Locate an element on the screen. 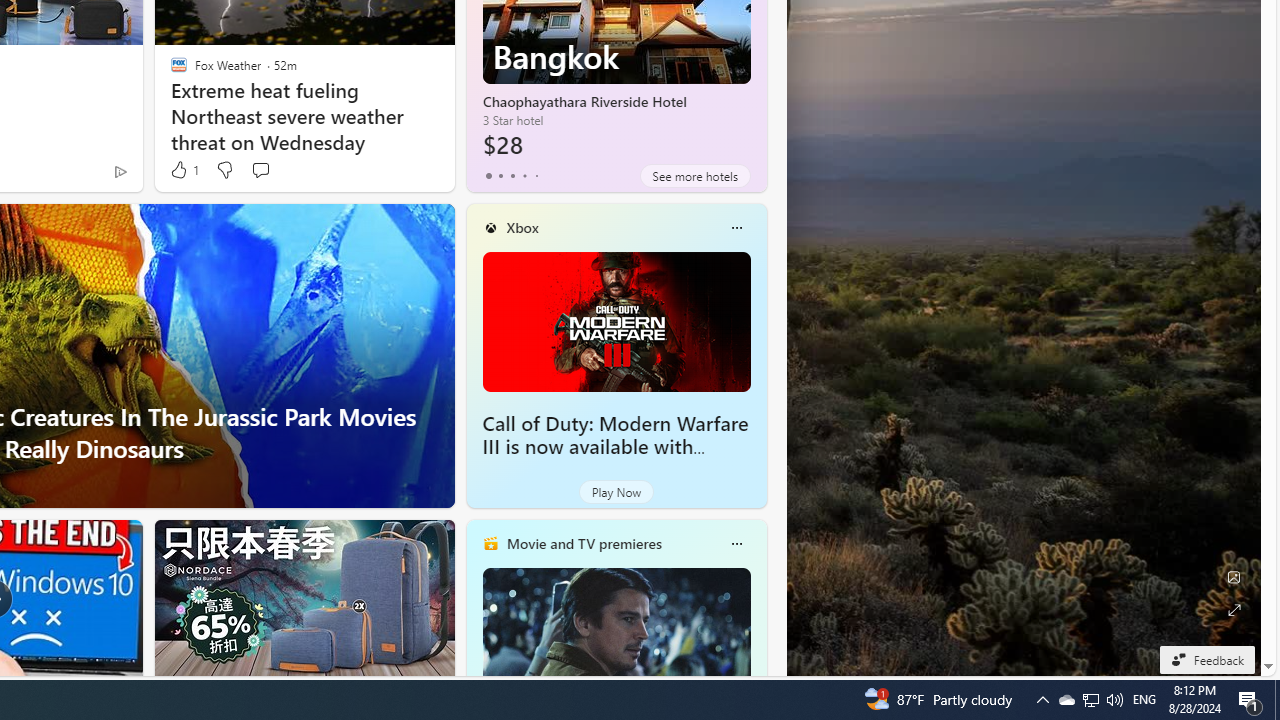 Image resolution: width=1280 pixels, height=720 pixels. 'See more hotels' is located at coordinates (695, 175).